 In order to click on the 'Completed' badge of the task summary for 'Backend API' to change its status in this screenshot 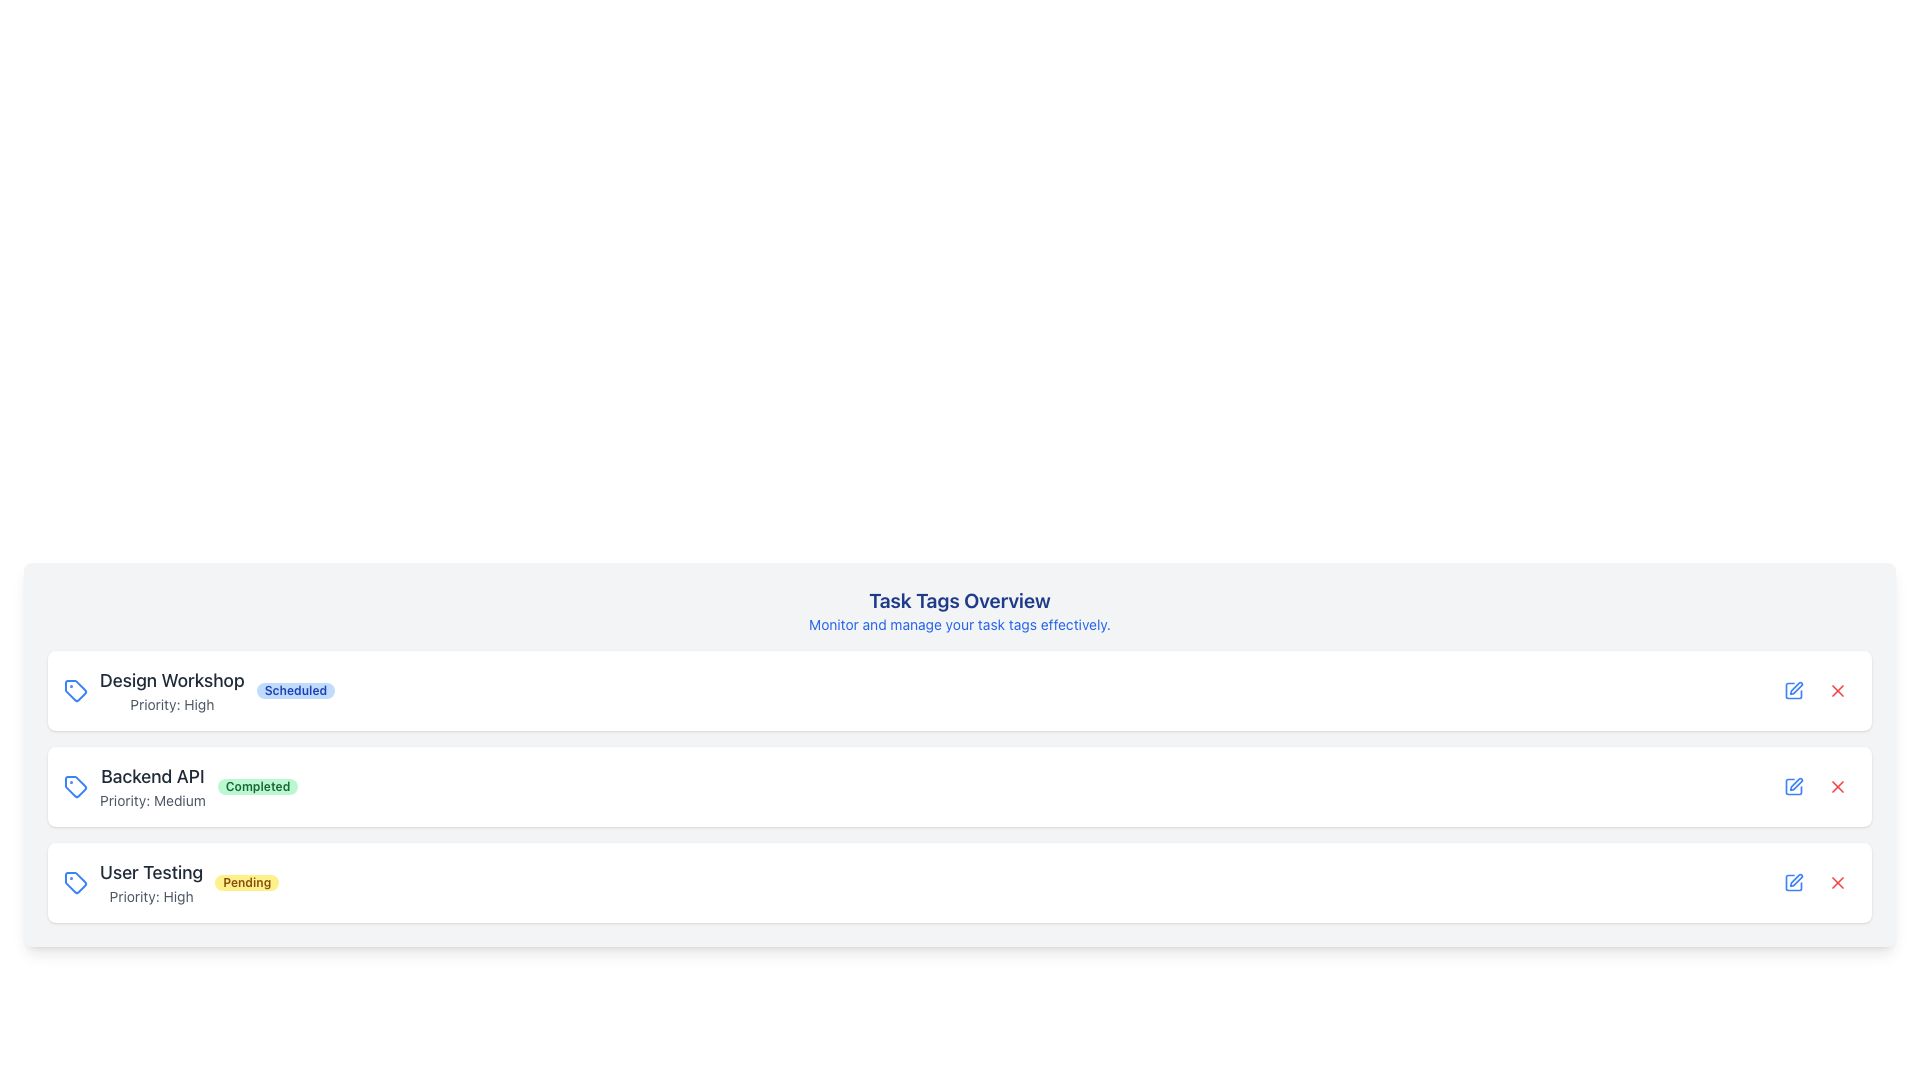, I will do `click(181, 785)`.